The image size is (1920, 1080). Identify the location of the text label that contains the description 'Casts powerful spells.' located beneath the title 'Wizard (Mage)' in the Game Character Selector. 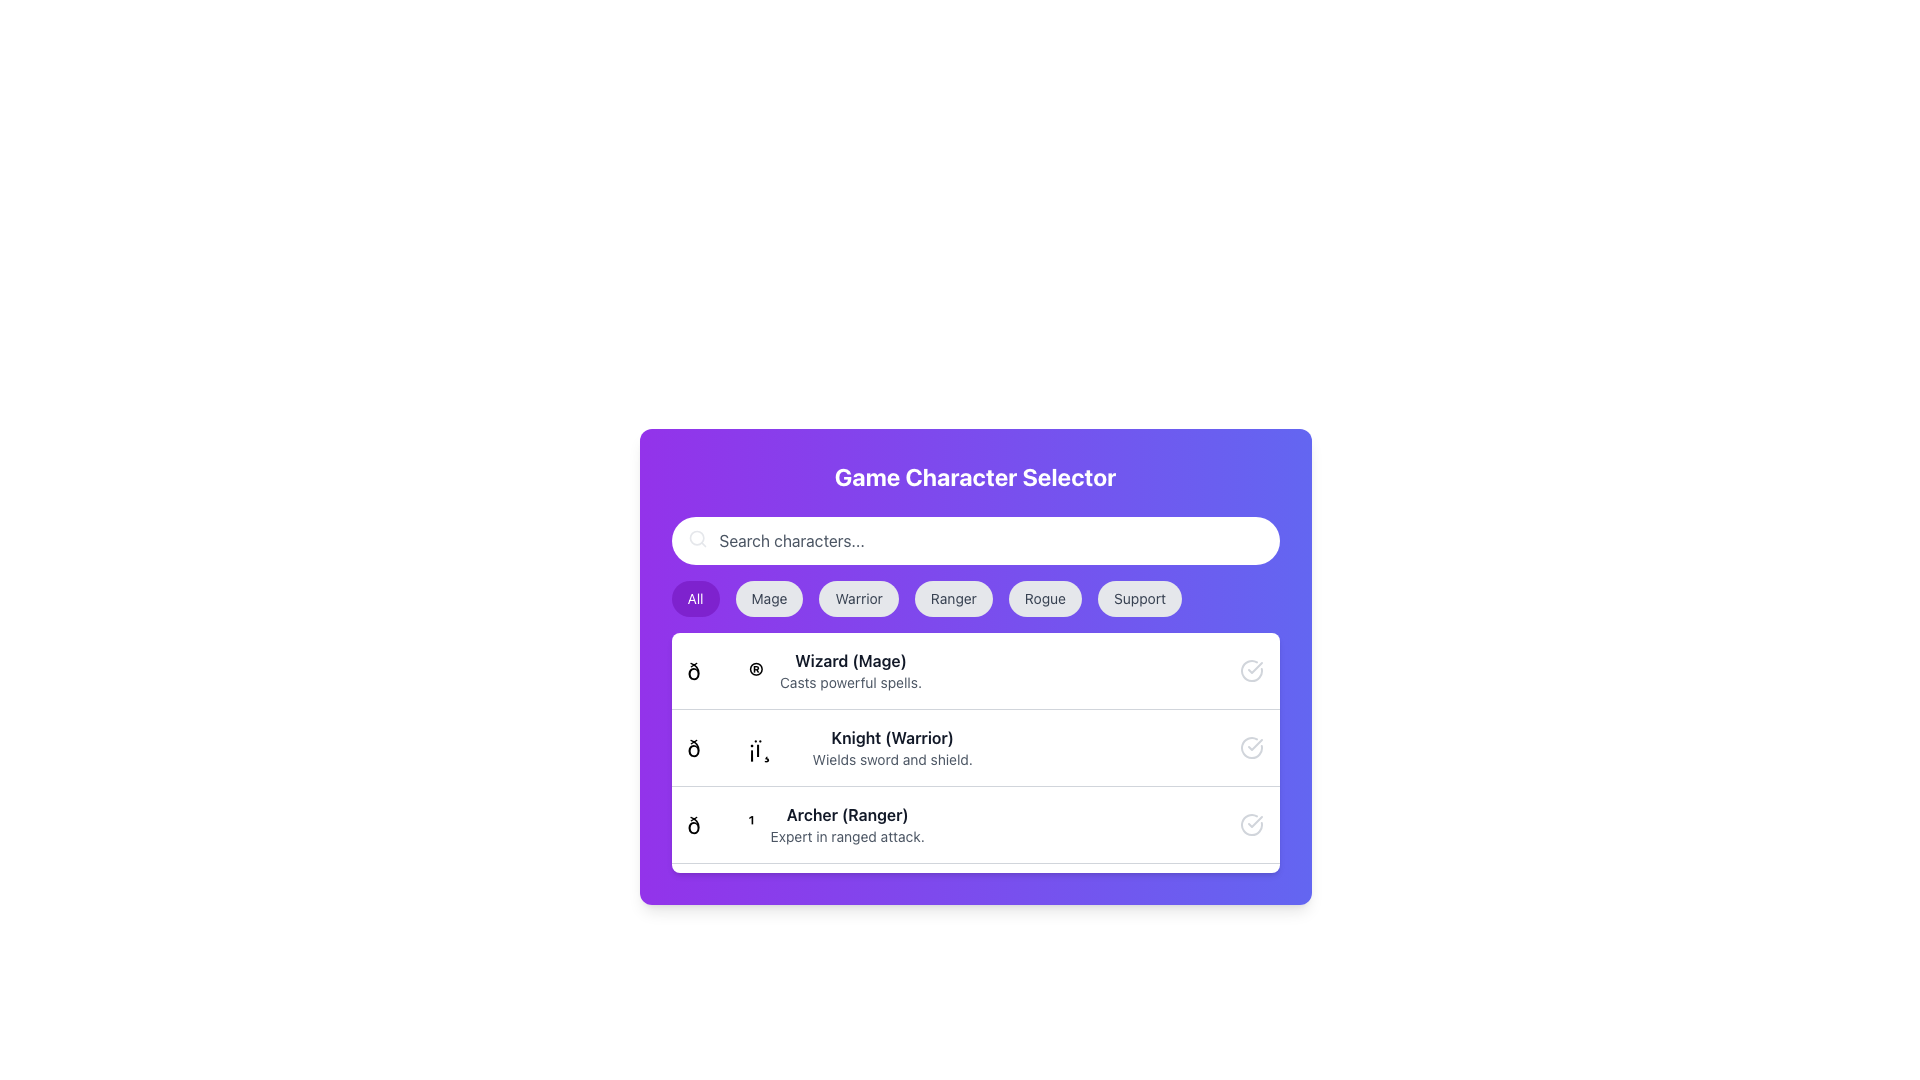
(850, 681).